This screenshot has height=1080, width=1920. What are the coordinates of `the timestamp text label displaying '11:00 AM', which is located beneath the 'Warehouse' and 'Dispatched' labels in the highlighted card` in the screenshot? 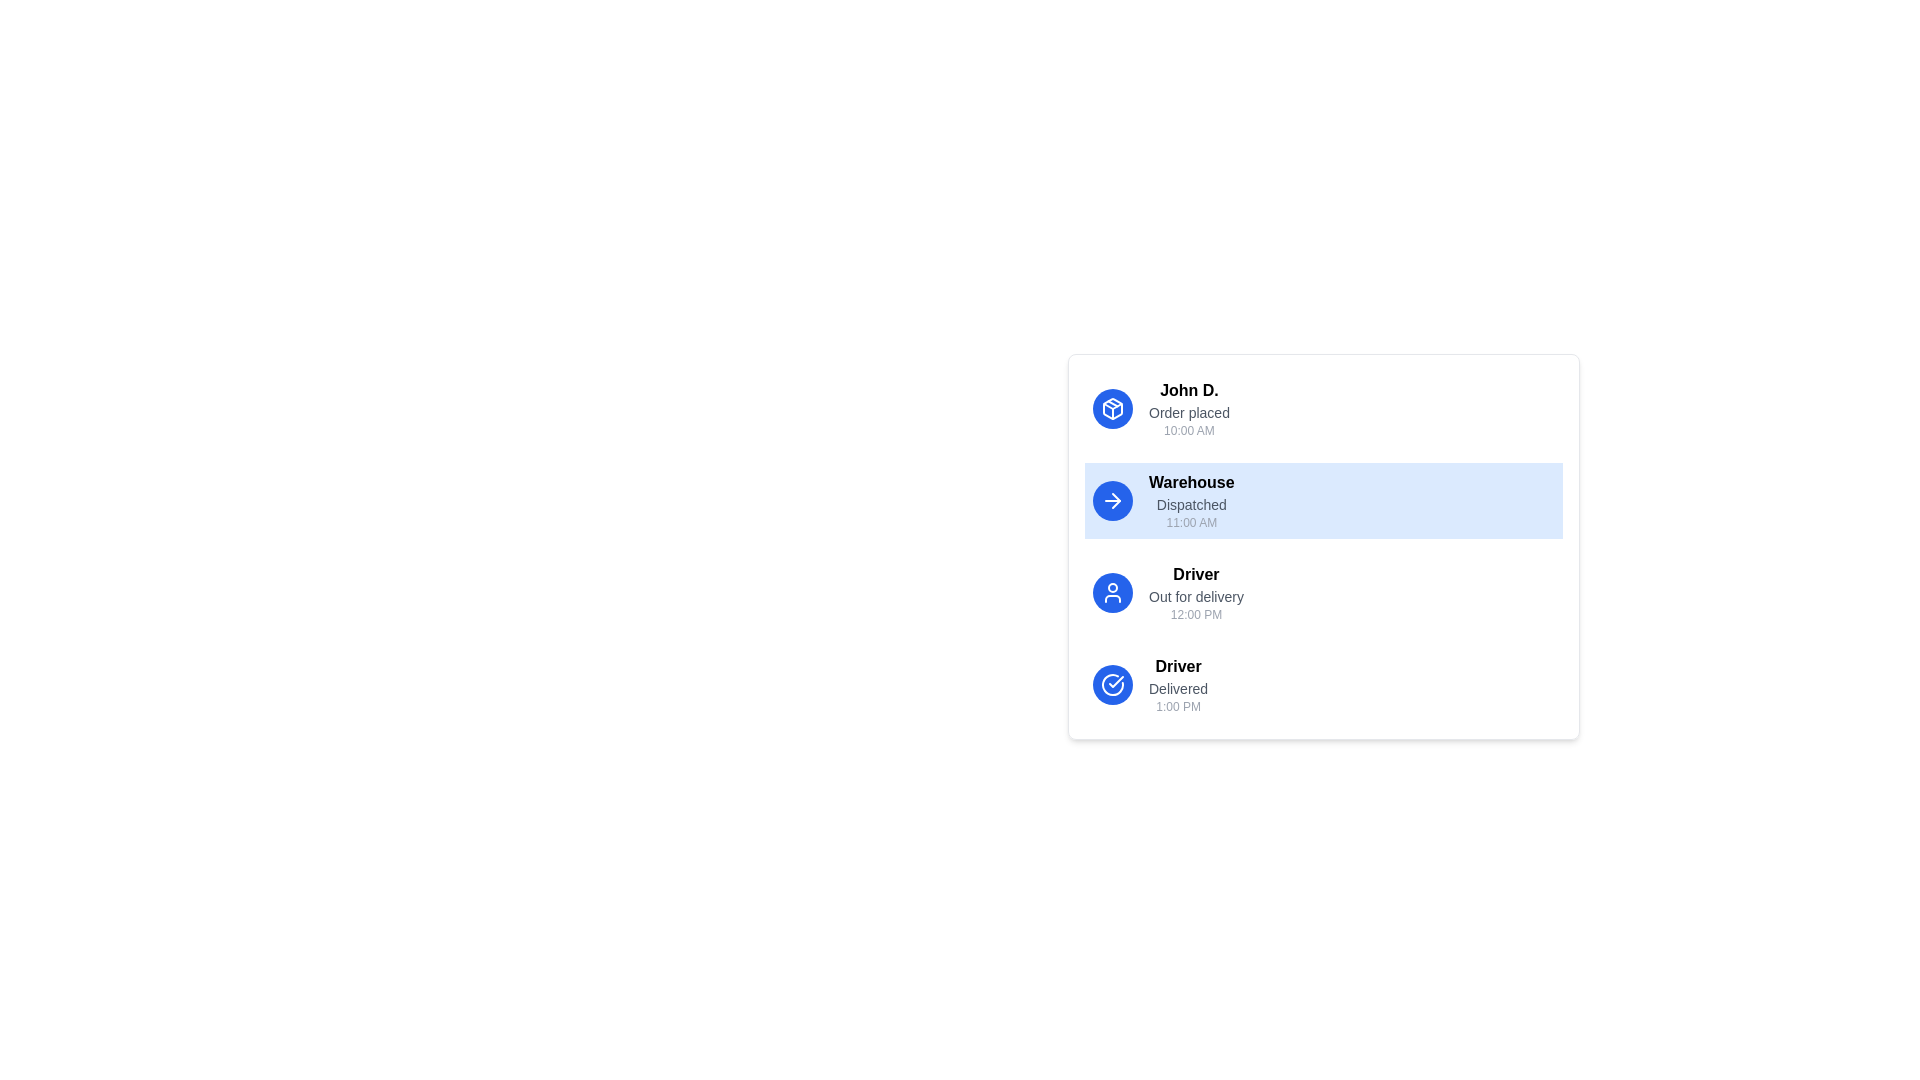 It's located at (1191, 522).